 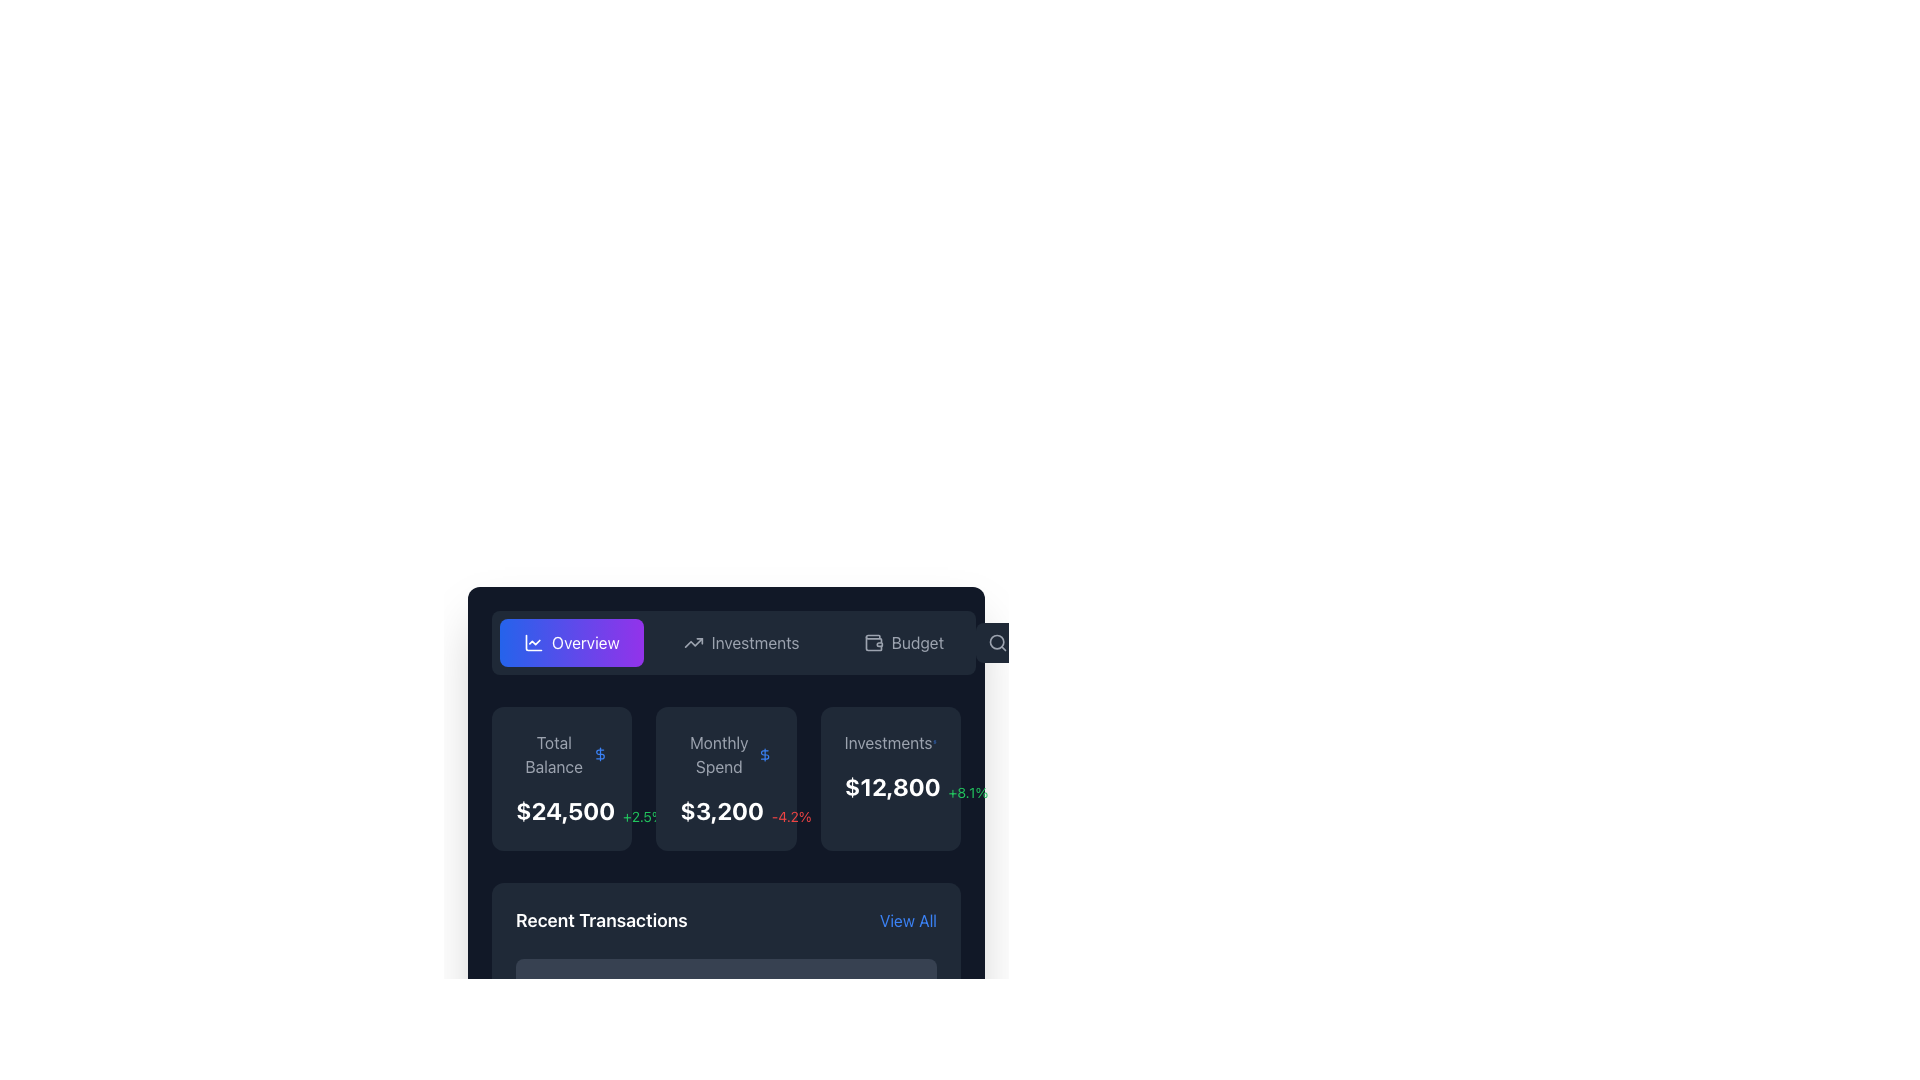 What do you see at coordinates (740, 643) in the screenshot?
I see `the 'Investments' button located in the horizontal navigation bar, positioned between 'Overview' and 'Budget'` at bounding box center [740, 643].